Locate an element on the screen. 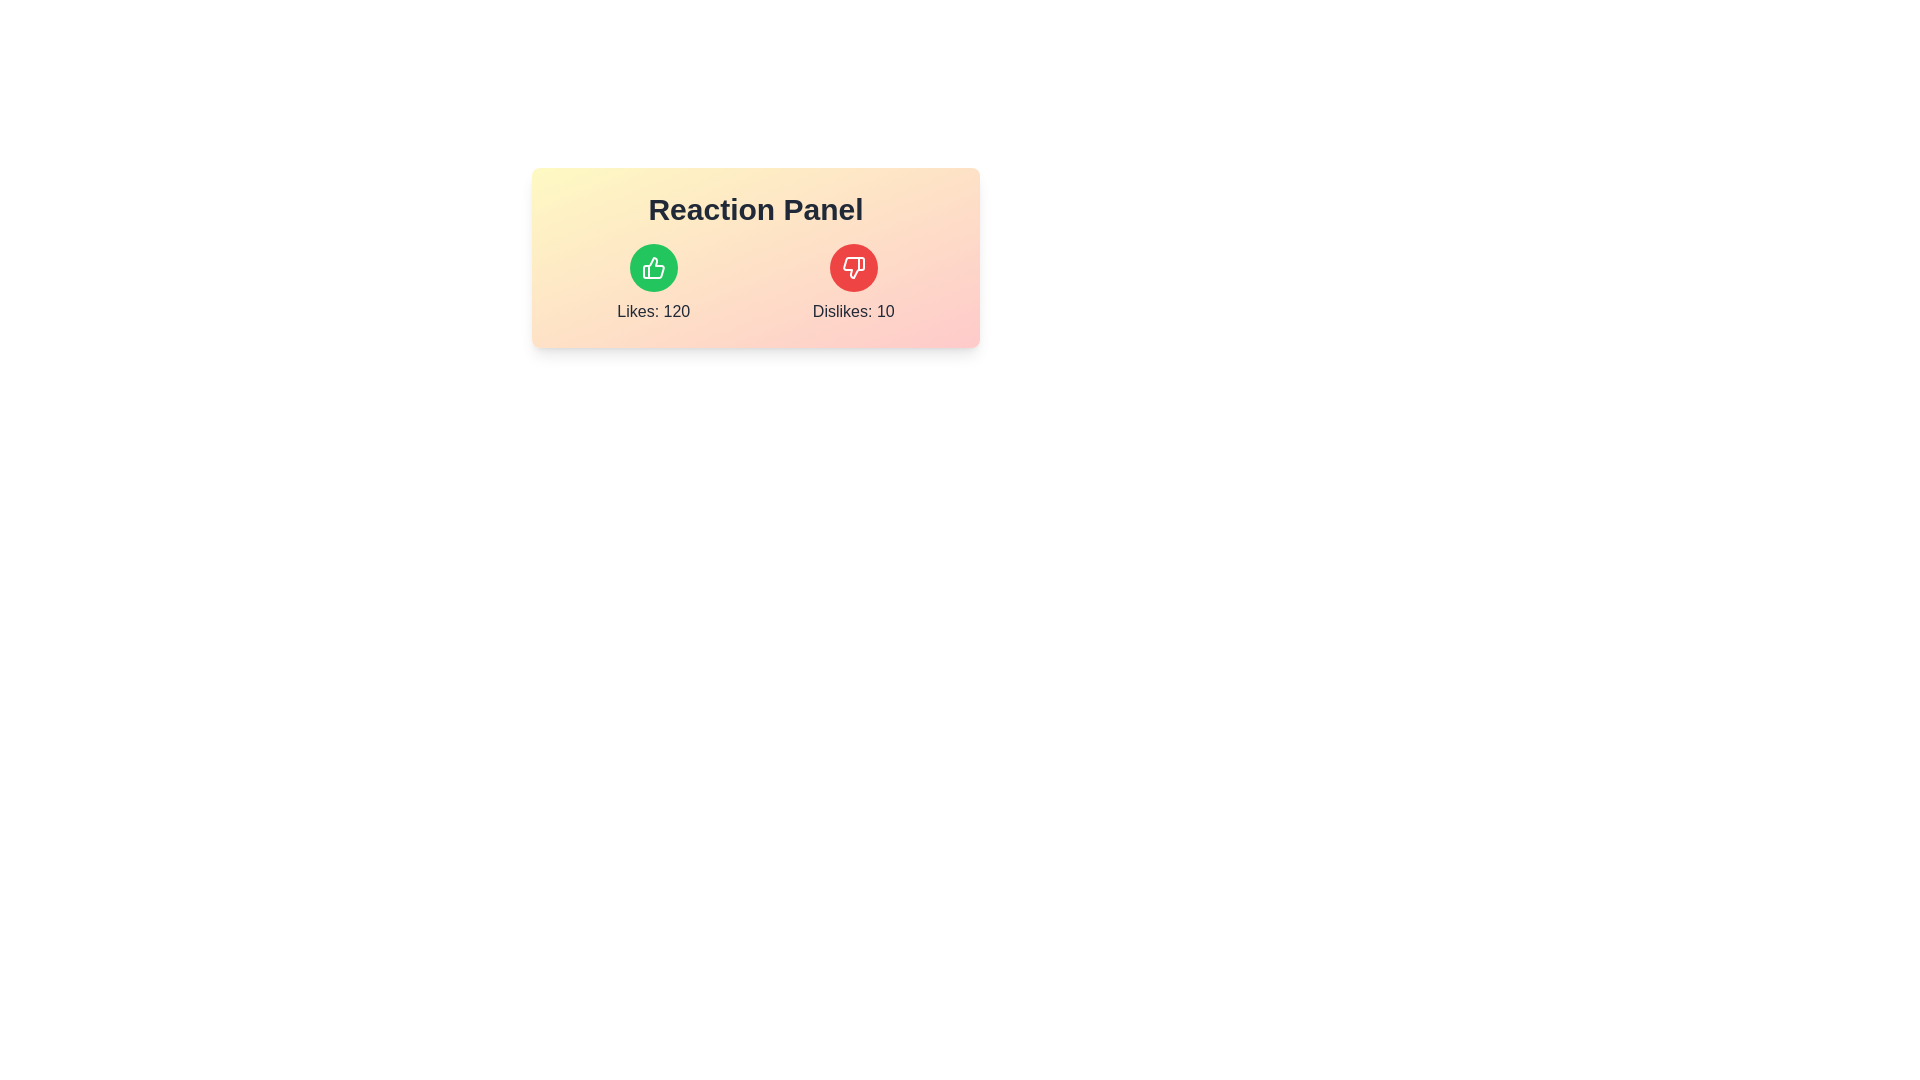 This screenshot has height=1080, width=1920. the text label displaying 'Likes: 120' in bold black font, which is located below the green circular button with a thumbs-up icon in the Reaction Panel is located at coordinates (653, 312).